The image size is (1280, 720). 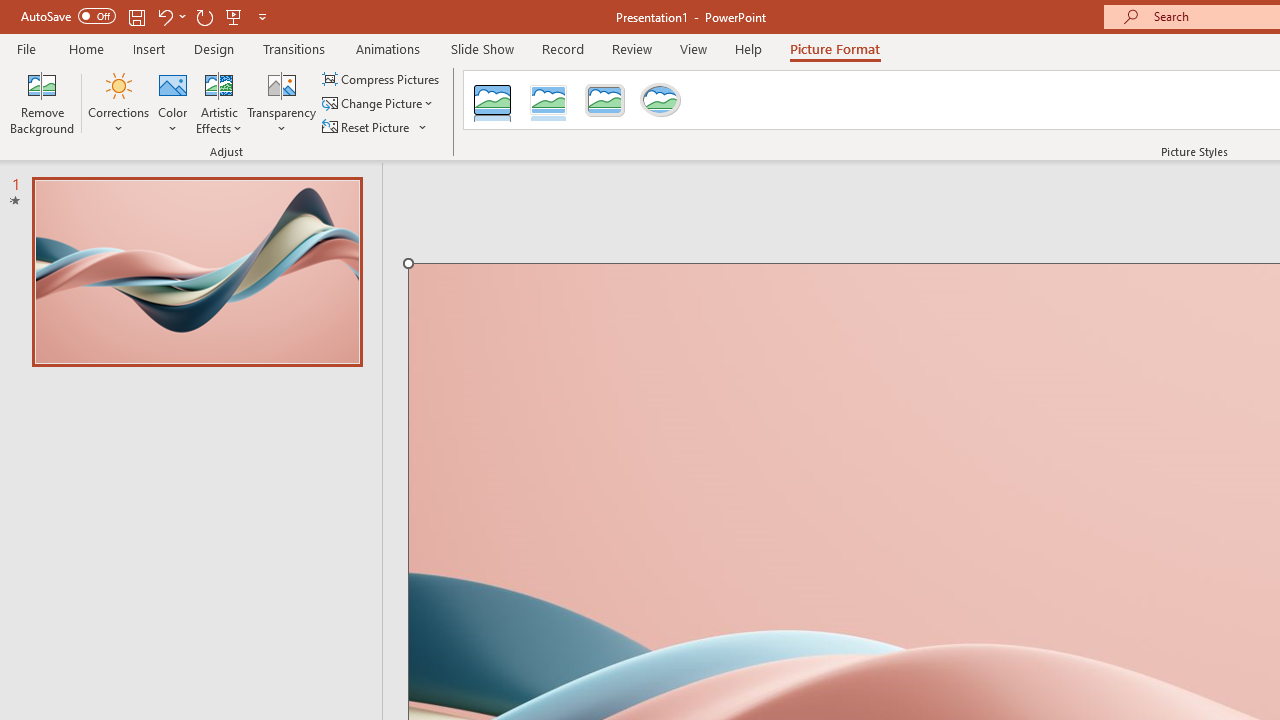 I want to click on 'Artistic Effects', so click(x=219, y=103).